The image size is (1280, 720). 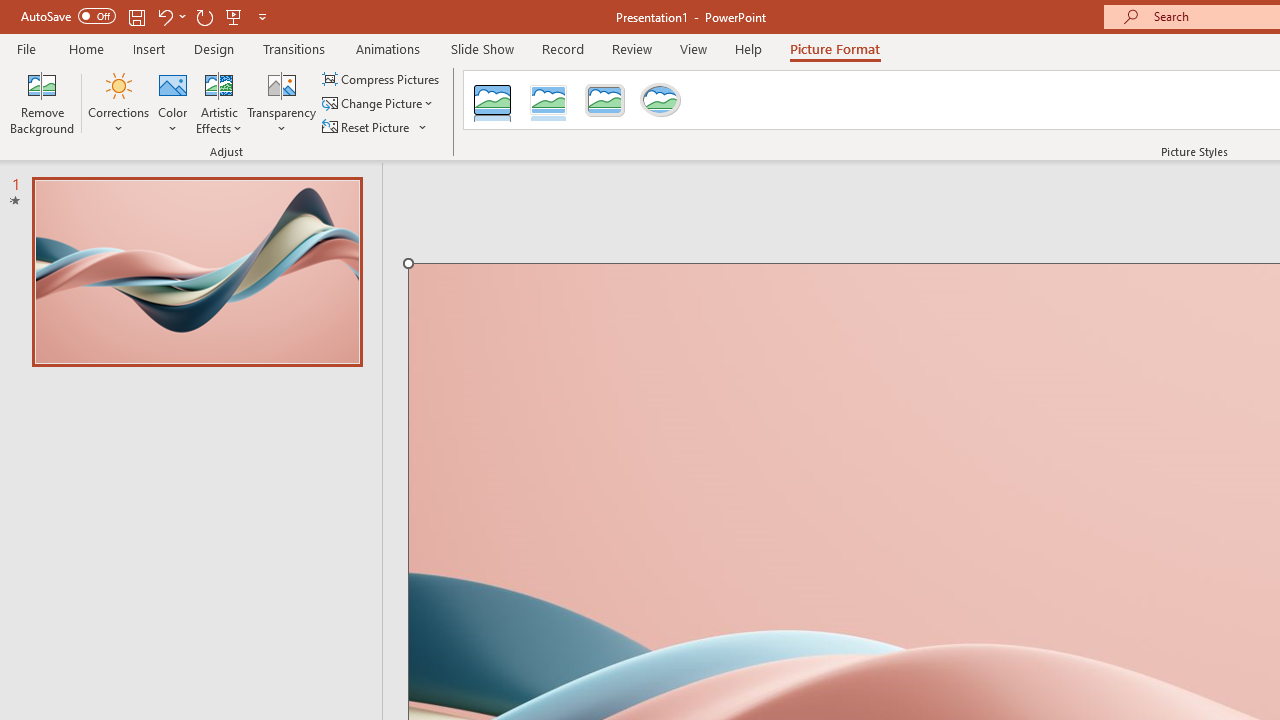 I want to click on 'Artistic Effects', so click(x=219, y=103).